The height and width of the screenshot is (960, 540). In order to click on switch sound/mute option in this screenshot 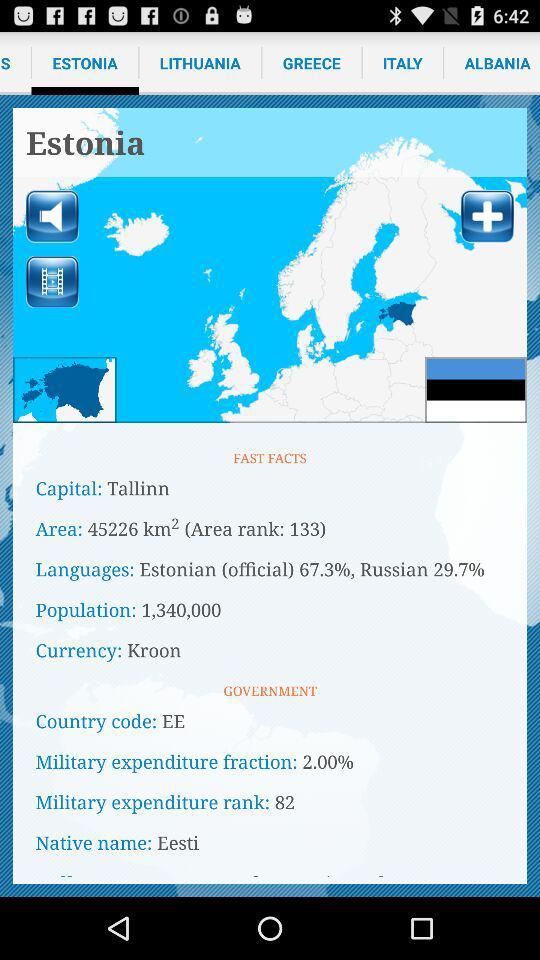, I will do `click(52, 216)`.